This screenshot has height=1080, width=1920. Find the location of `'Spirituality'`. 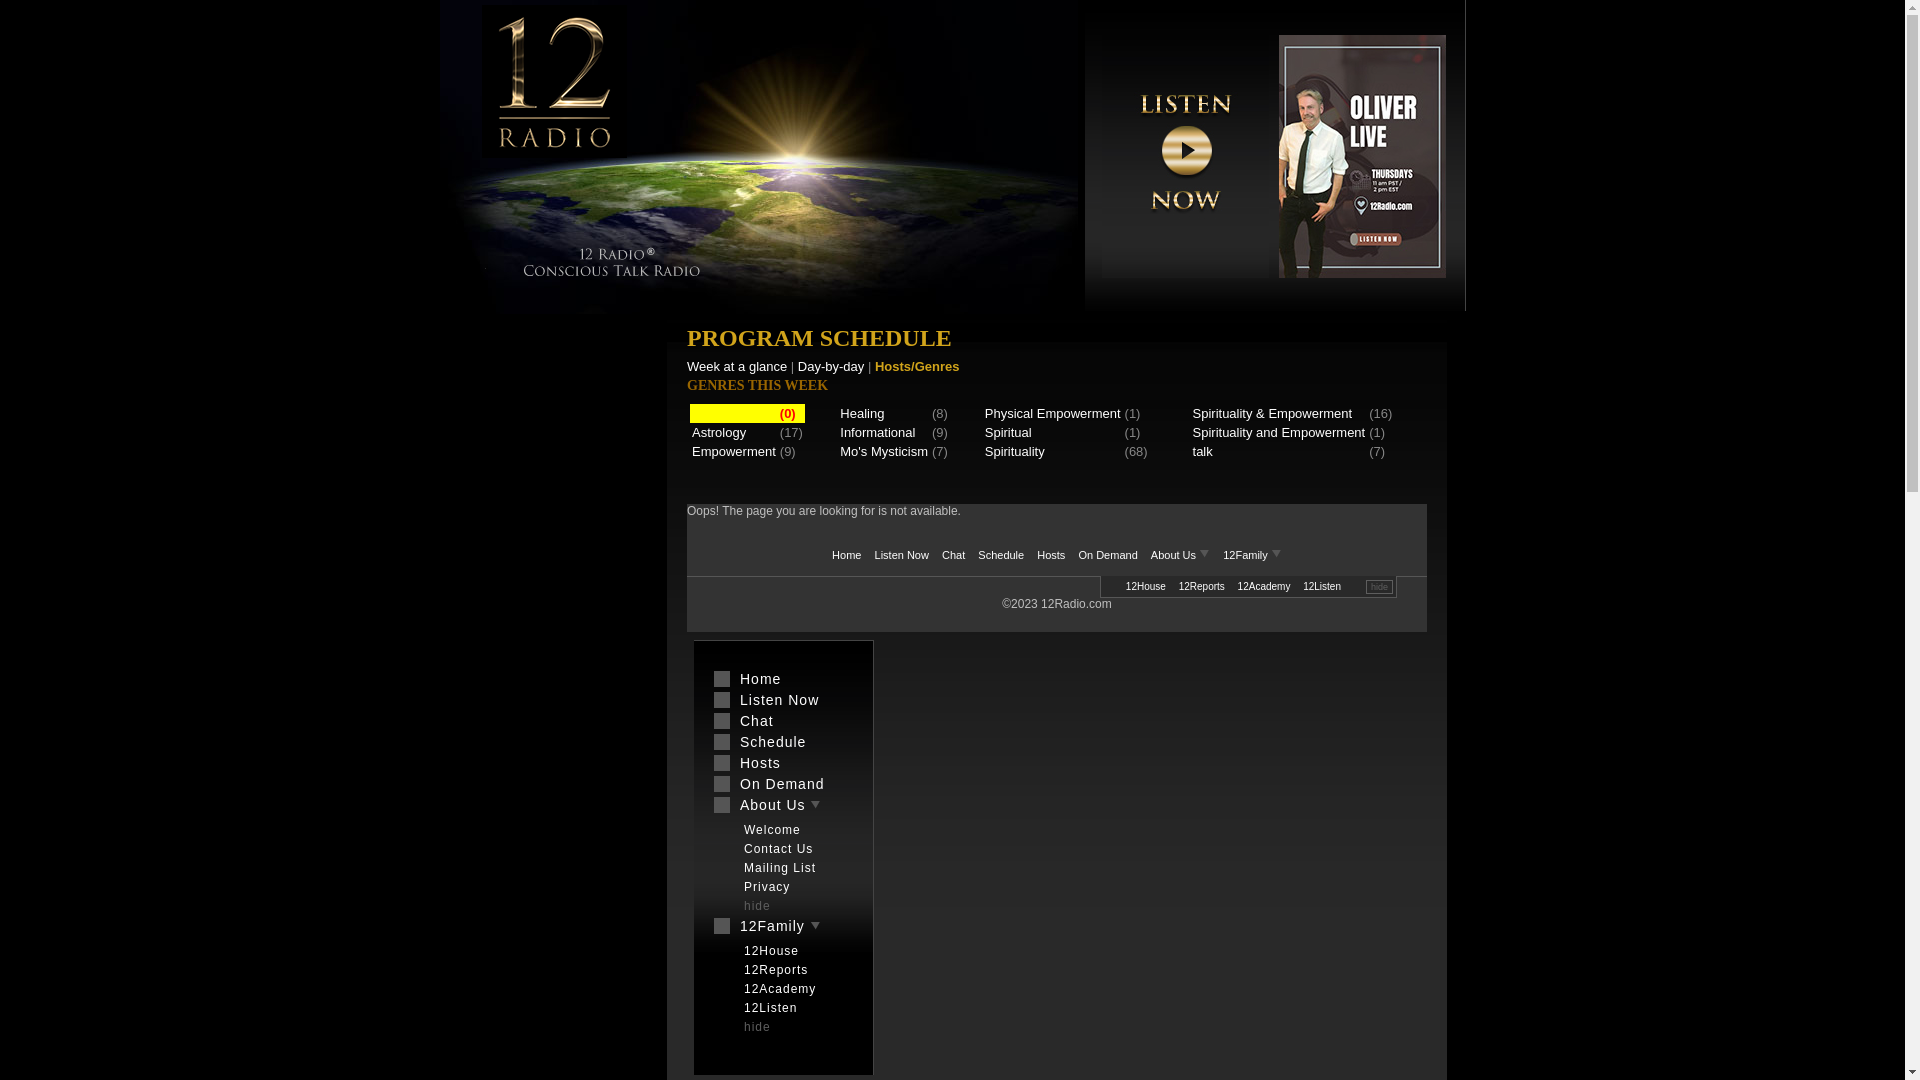

'Spirituality' is located at coordinates (984, 451).